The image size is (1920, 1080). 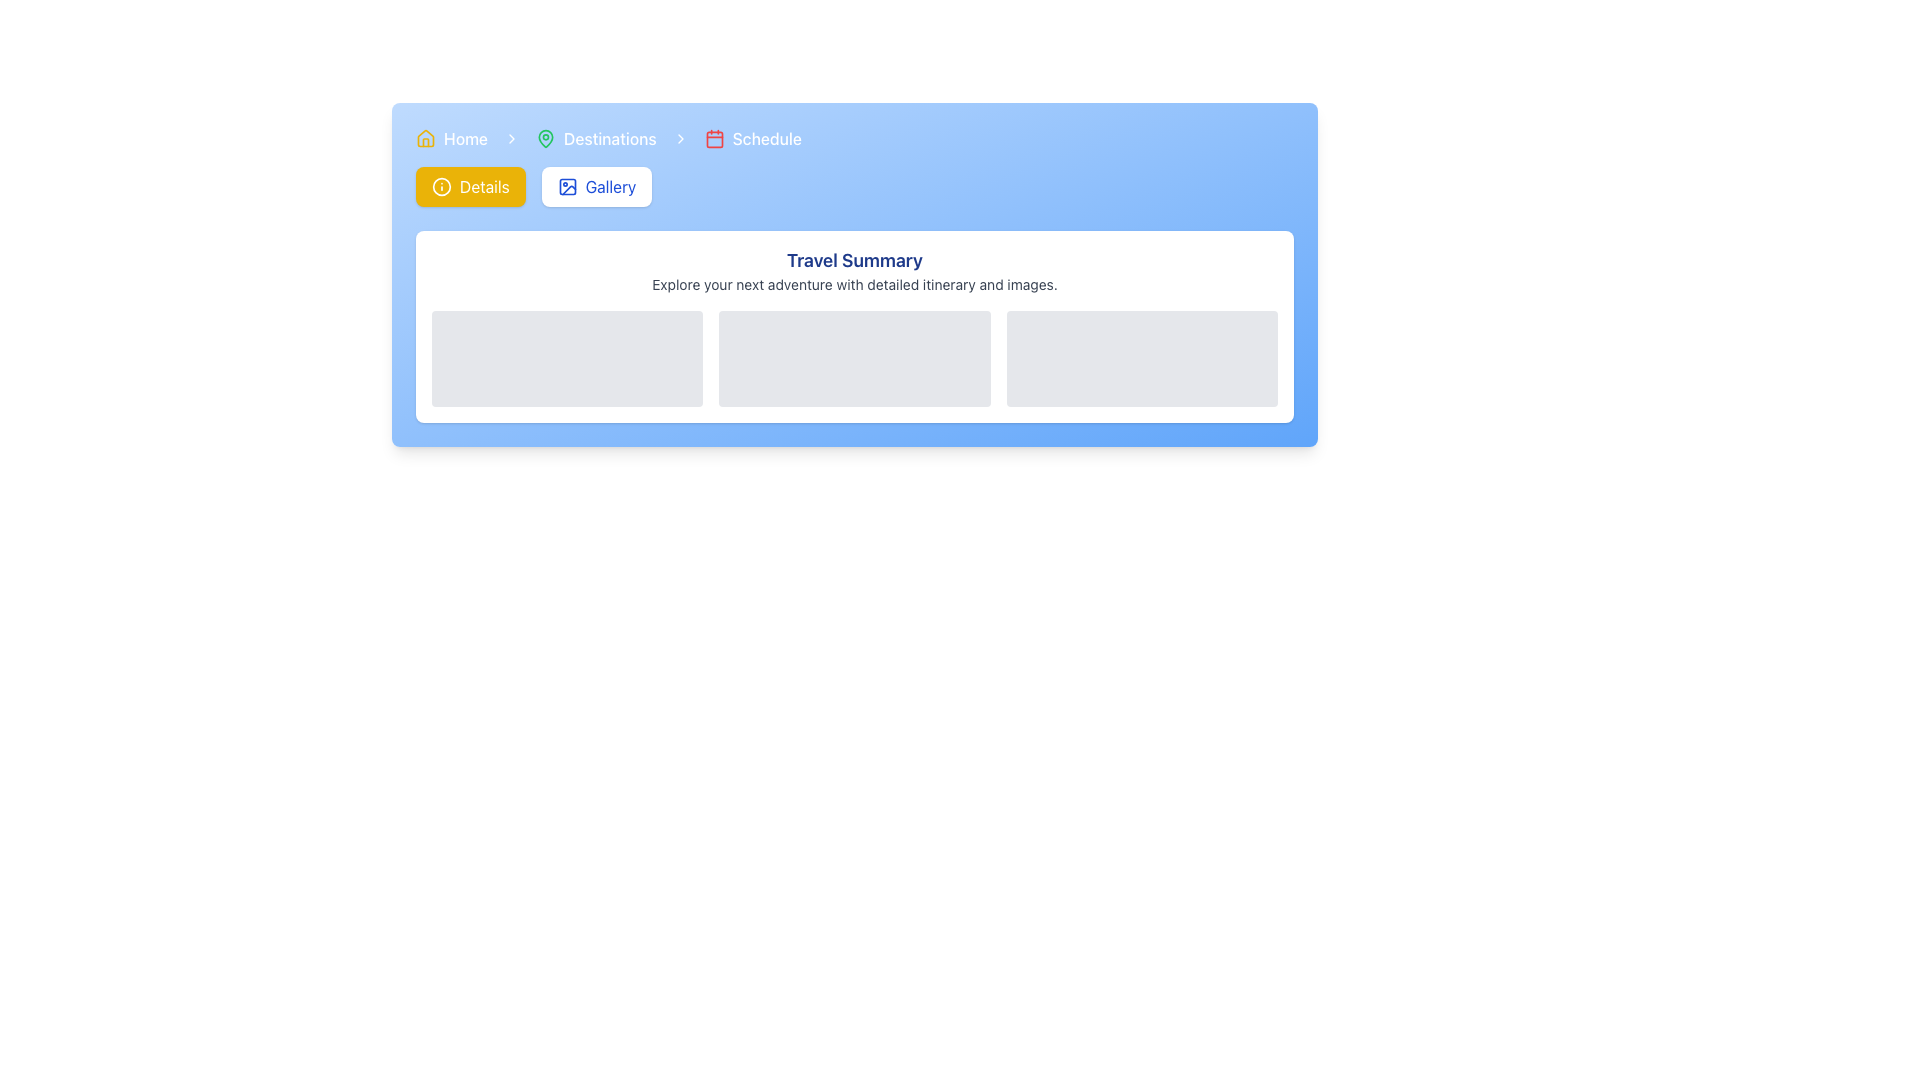 I want to click on the gallery icon located inside the blue 'Gallery' button, so click(x=566, y=186).